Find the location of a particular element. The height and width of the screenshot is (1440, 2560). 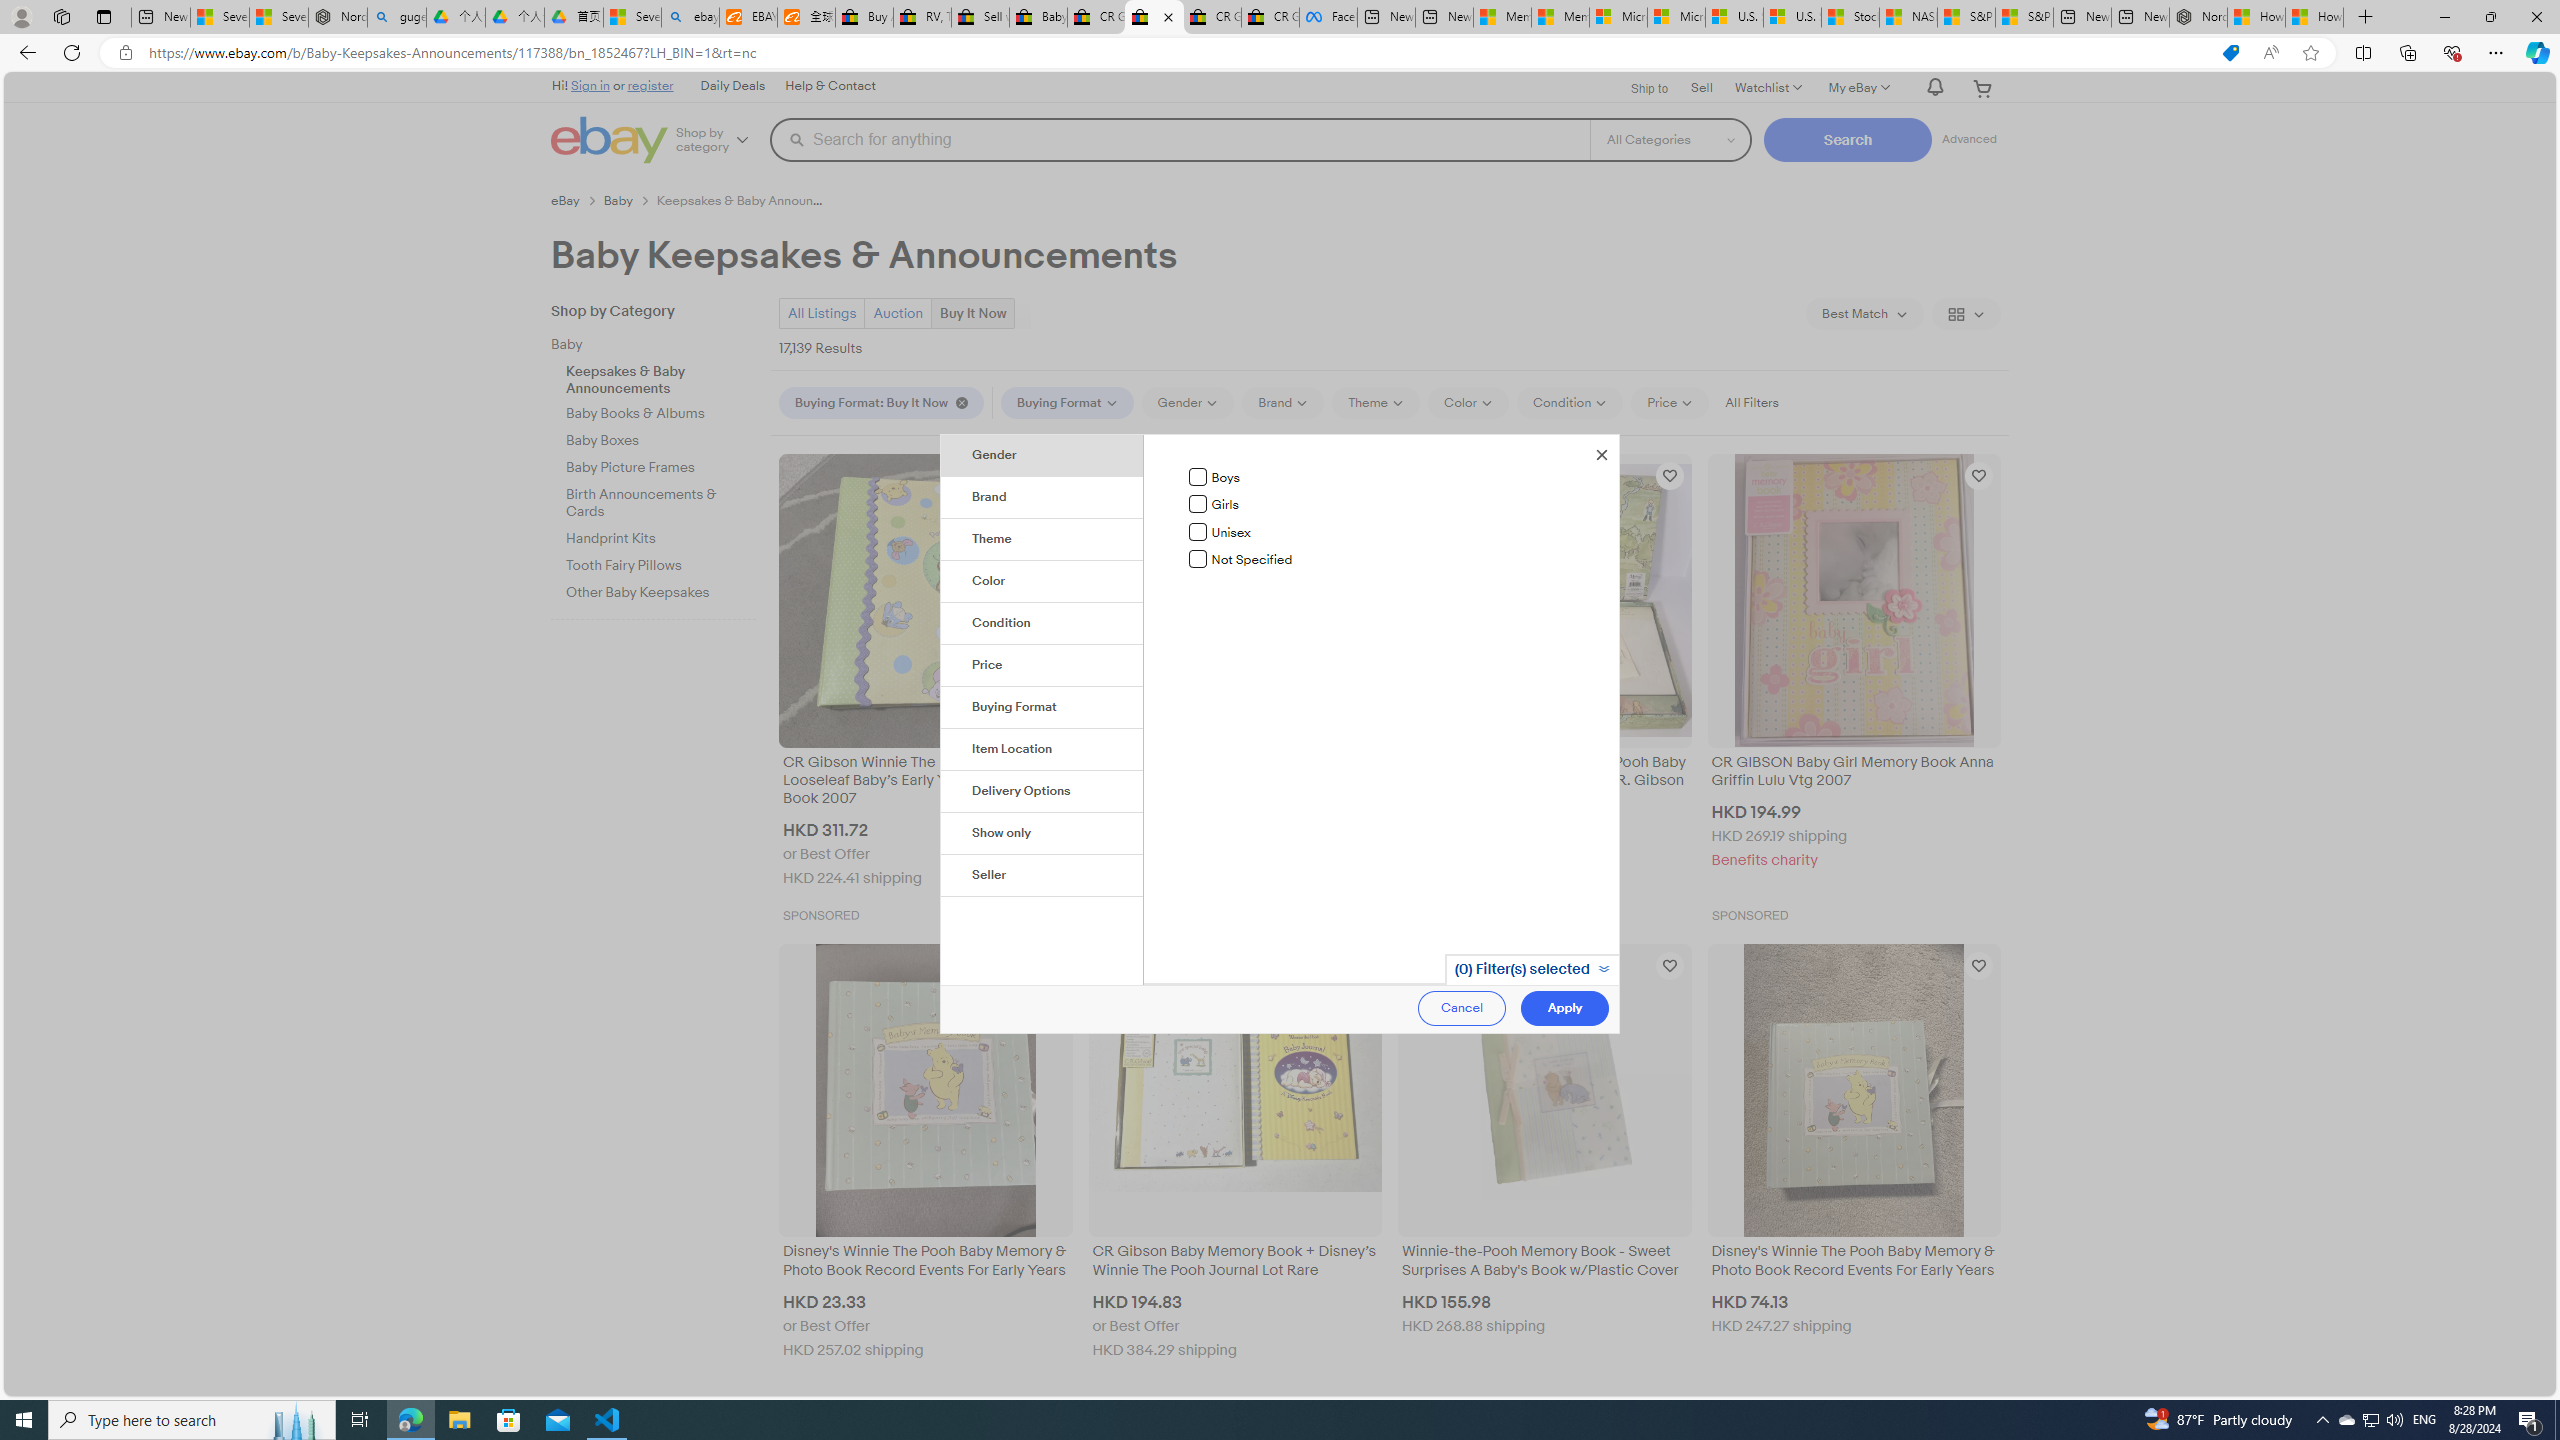

'This site has coupons! Shopping in Microsoft Edge' is located at coordinates (2230, 53).